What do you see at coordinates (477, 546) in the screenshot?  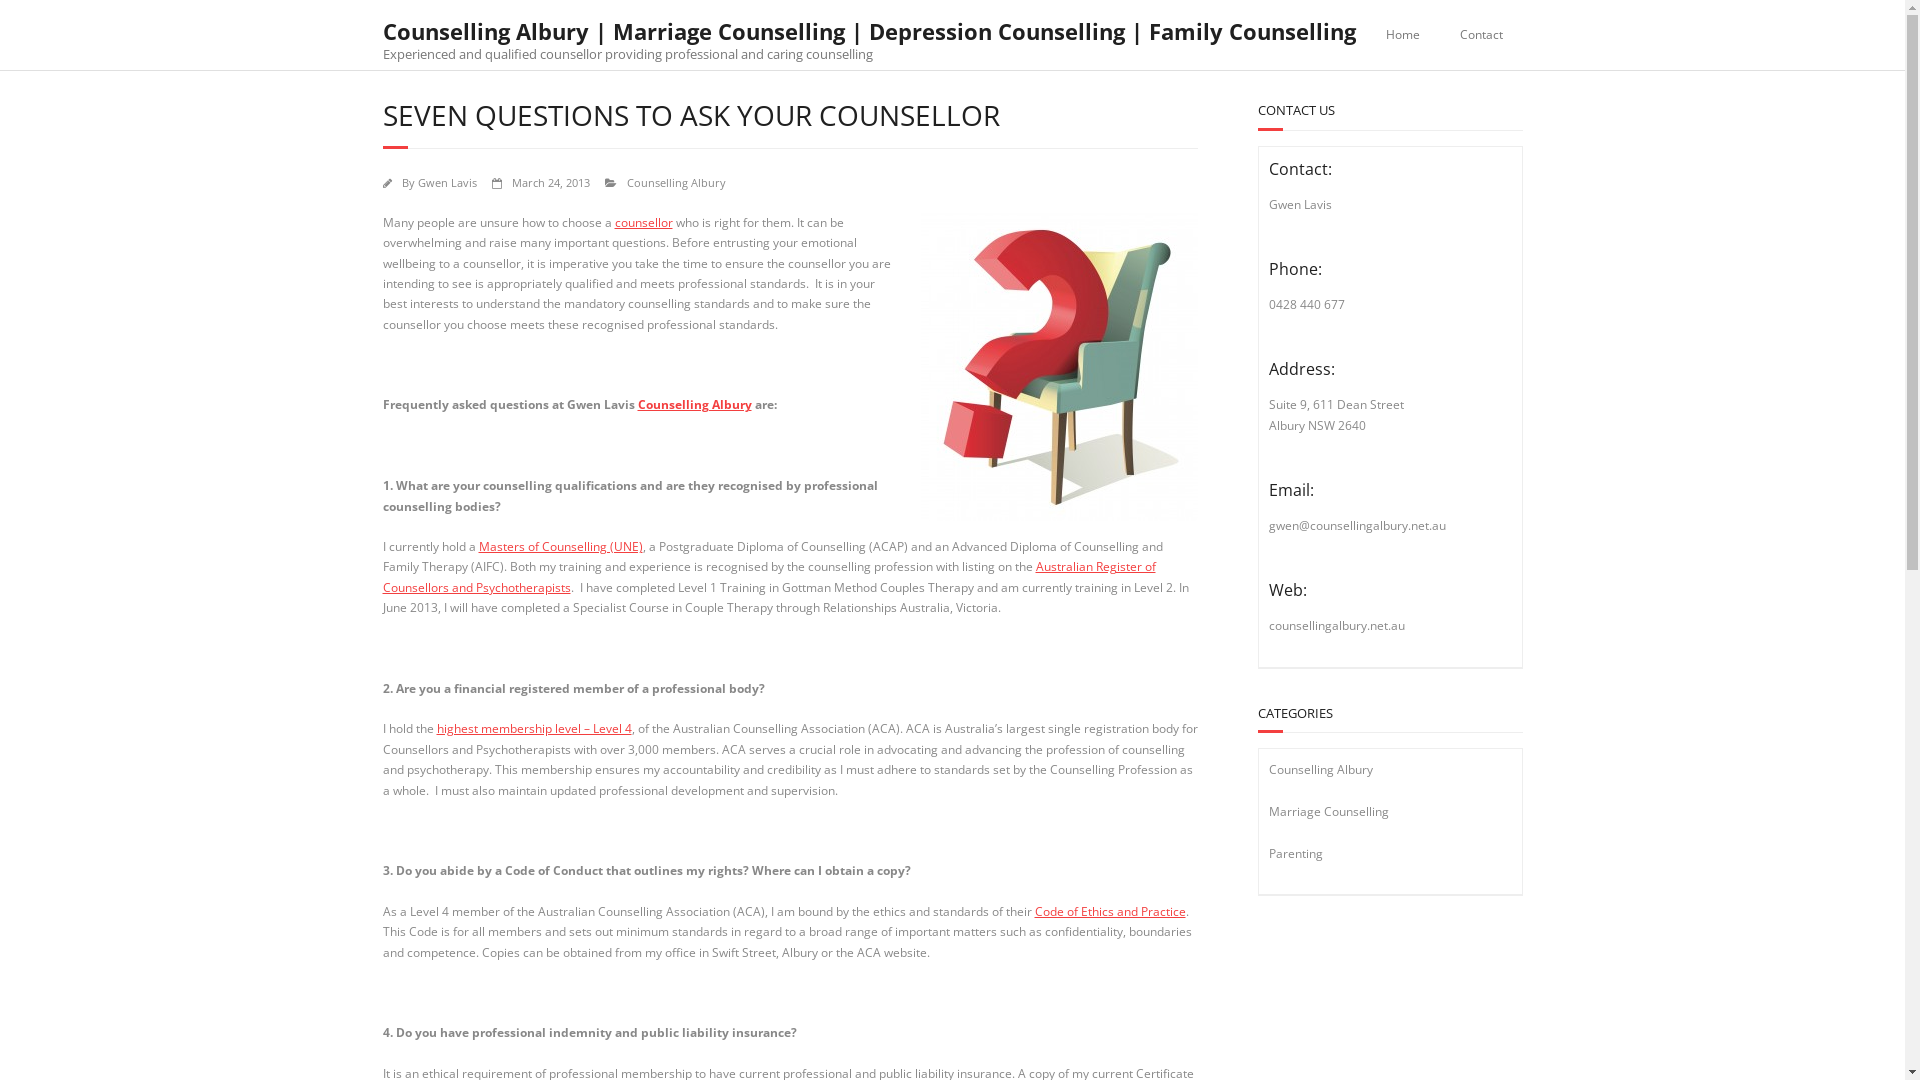 I see `'Masters of Counselling (UNE)'` at bounding box center [477, 546].